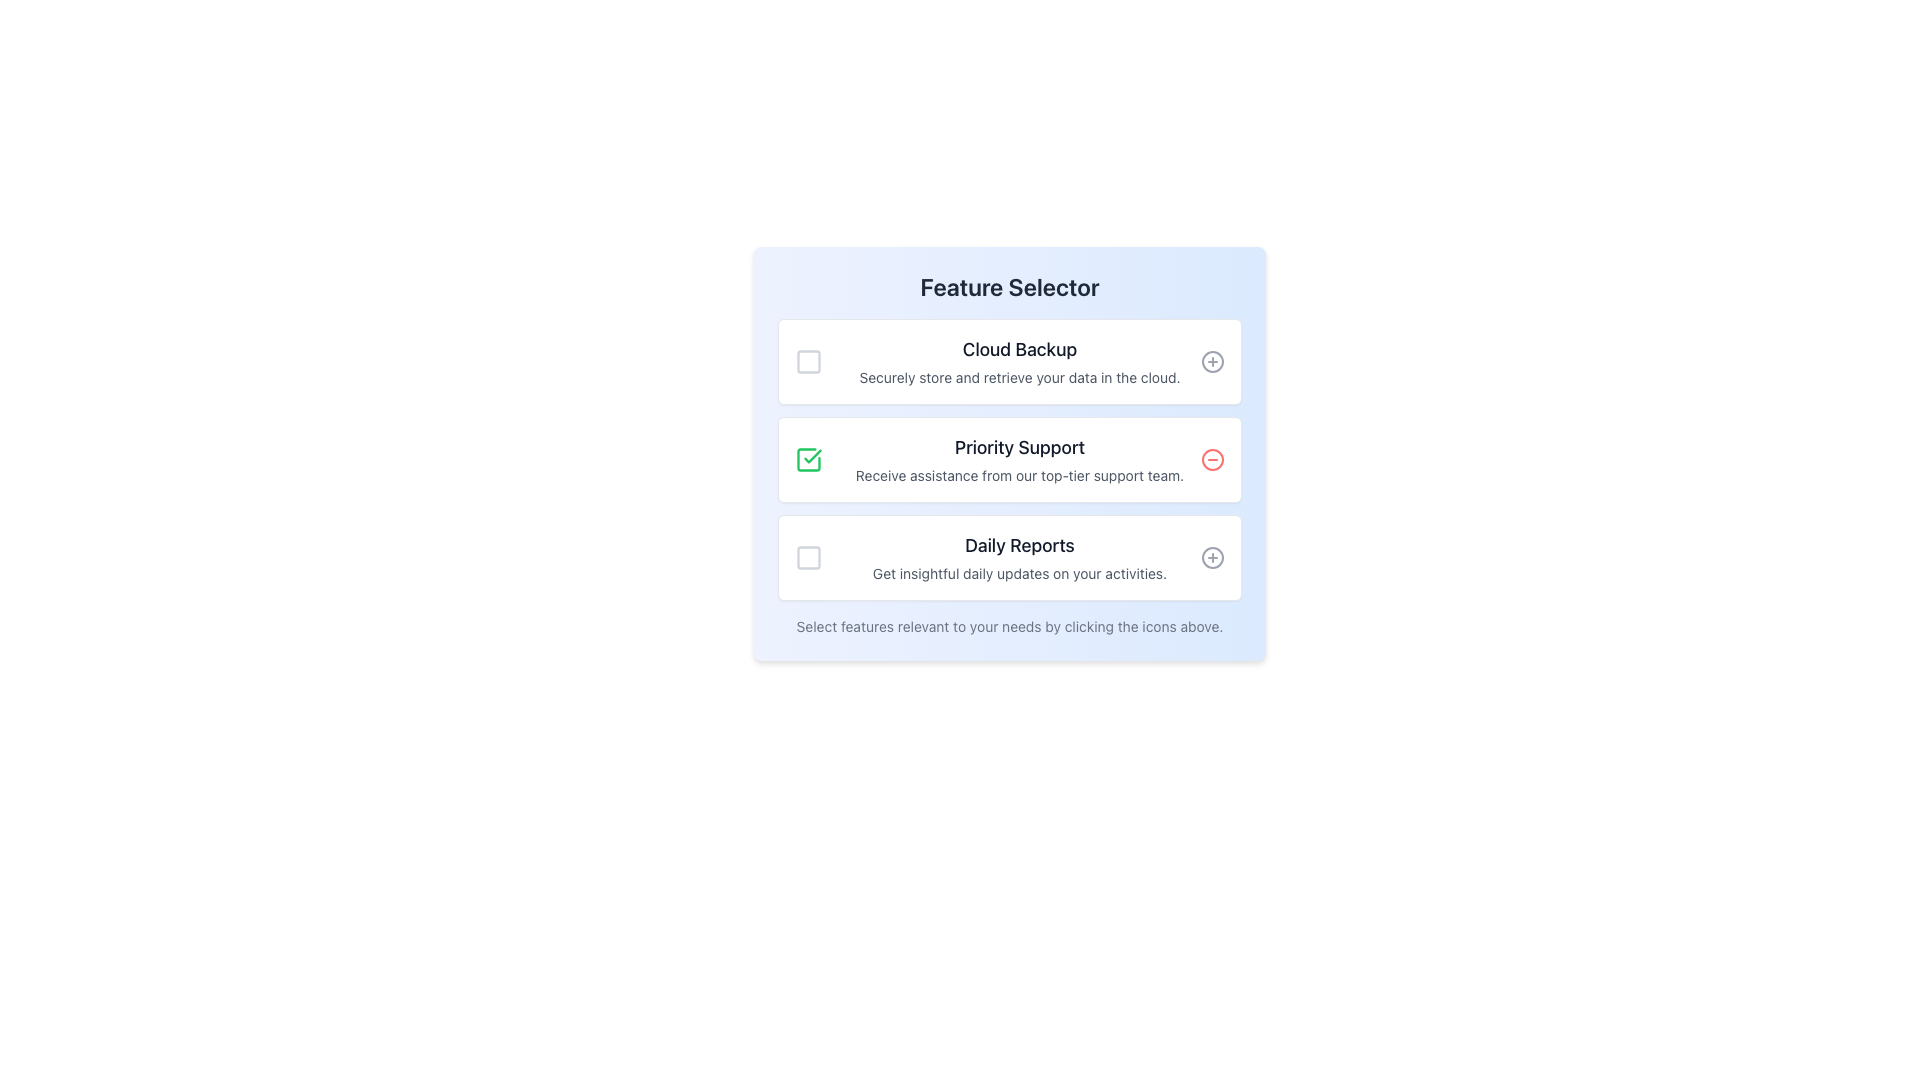 Image resolution: width=1920 pixels, height=1080 pixels. What do you see at coordinates (1019, 378) in the screenshot?
I see `the text element that reads 'Securely store and retrieve your data in the cloud.' located beneath the 'Cloud Backup' title` at bounding box center [1019, 378].